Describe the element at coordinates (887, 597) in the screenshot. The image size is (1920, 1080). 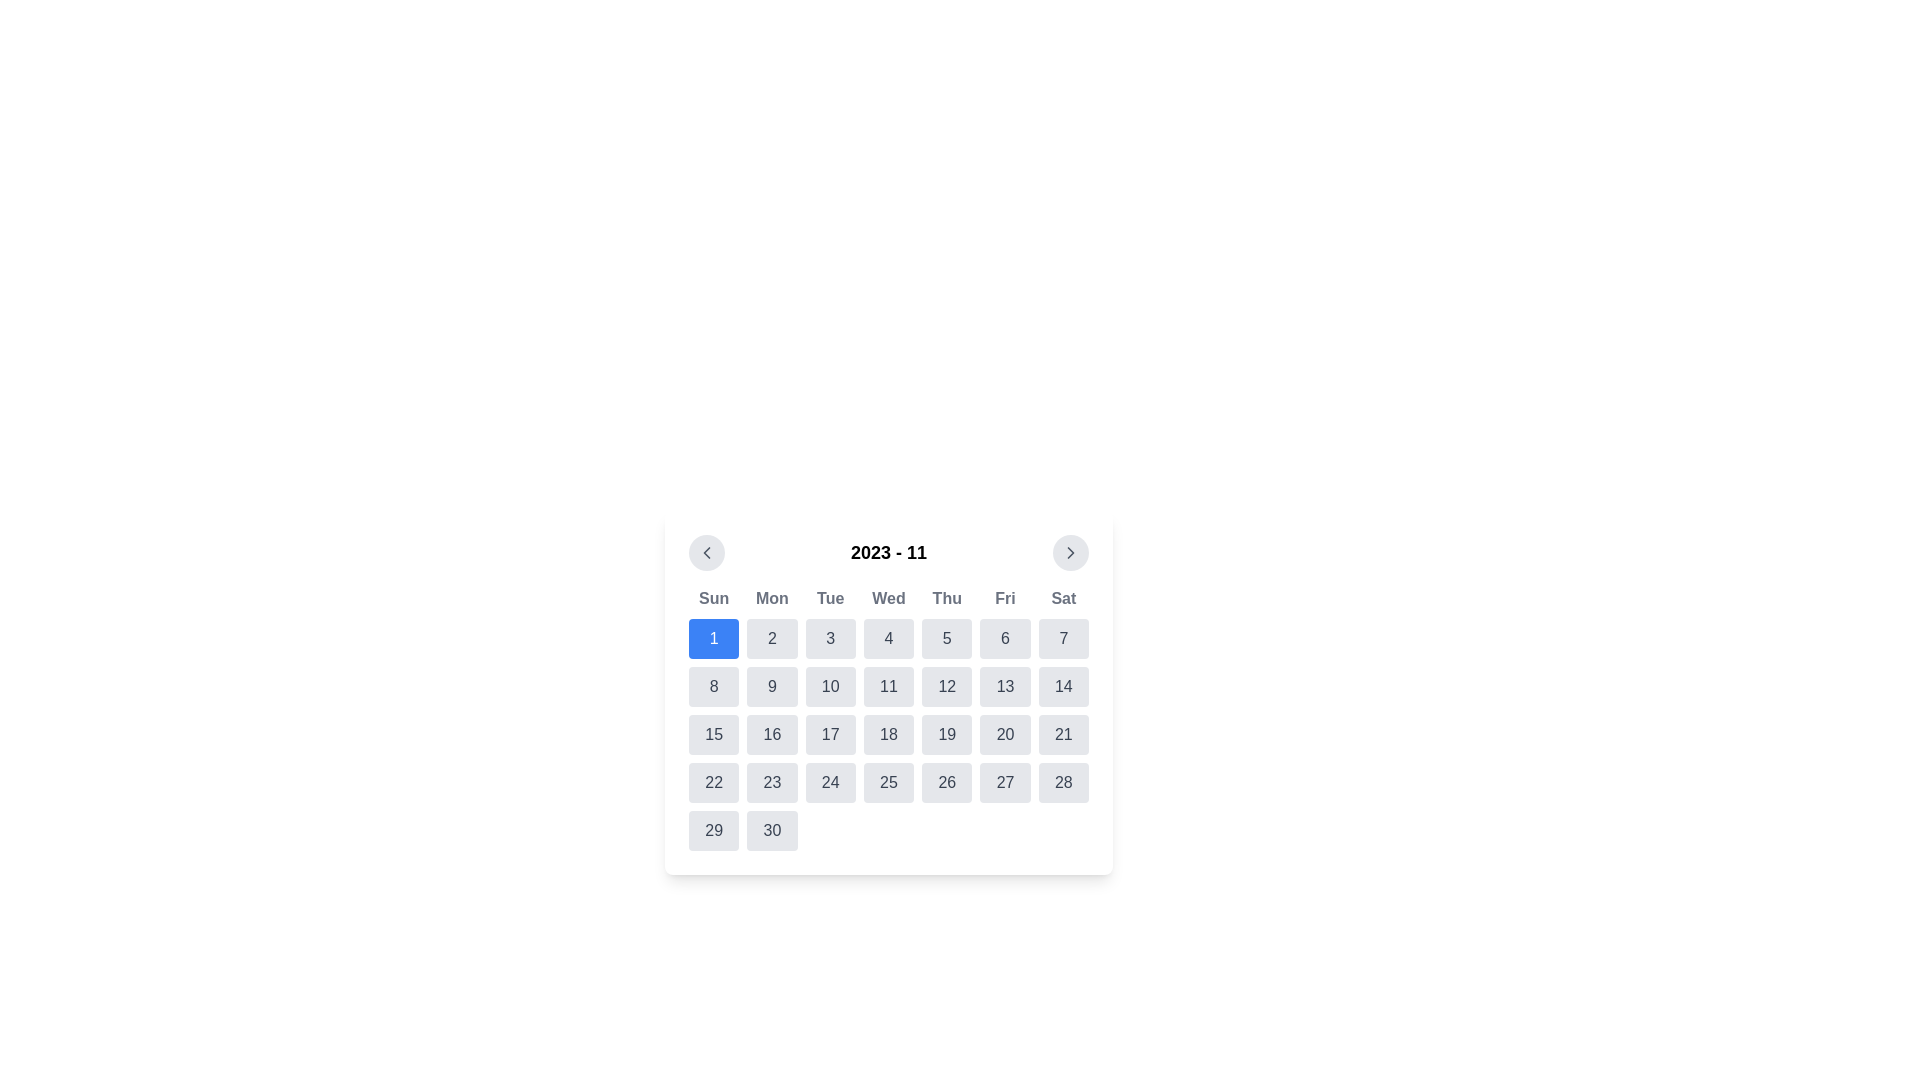
I see `text label indicating 'Wednesday' in the calendar interface, which is the fourth entry among the day labels at the top of the calendar` at that location.